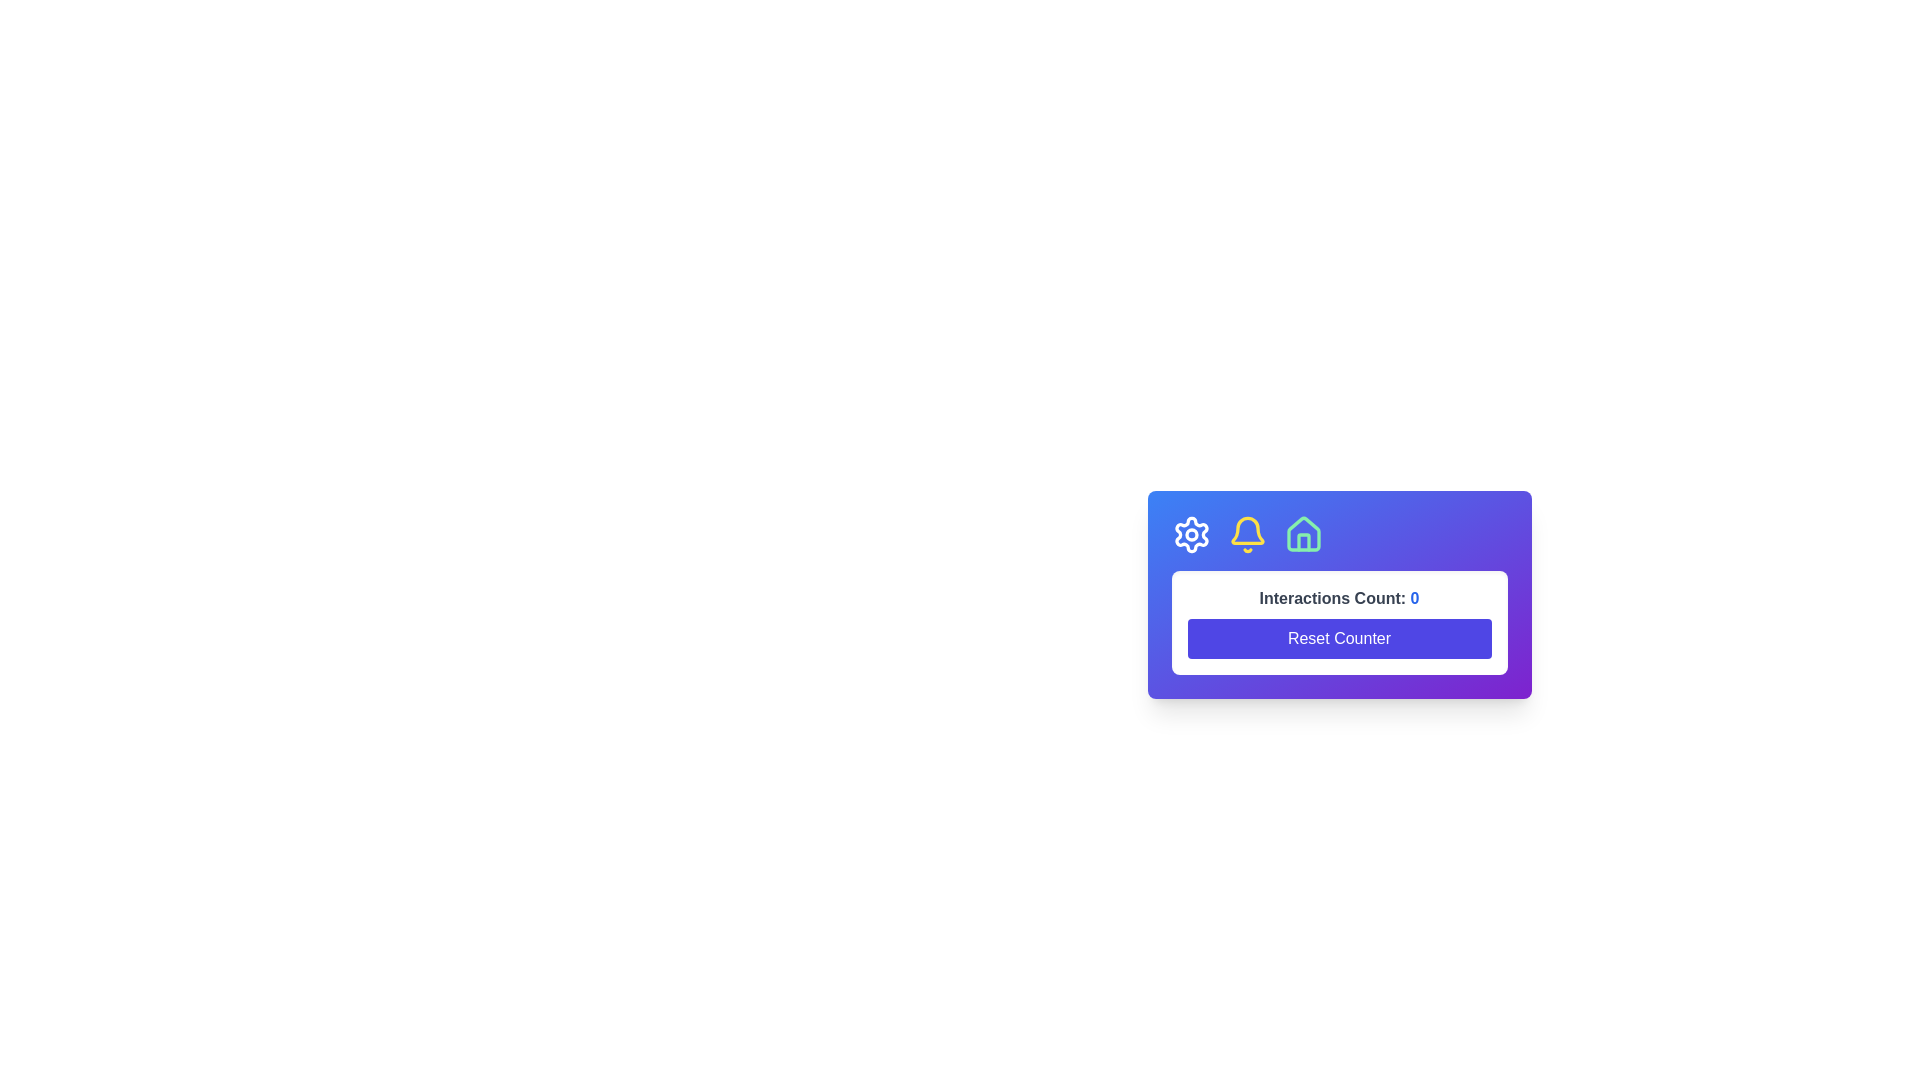 This screenshot has width=1920, height=1080. Describe the element at coordinates (1191, 534) in the screenshot. I see `the settings icon located at the top-left corner of the horizontal row of icons` at that location.